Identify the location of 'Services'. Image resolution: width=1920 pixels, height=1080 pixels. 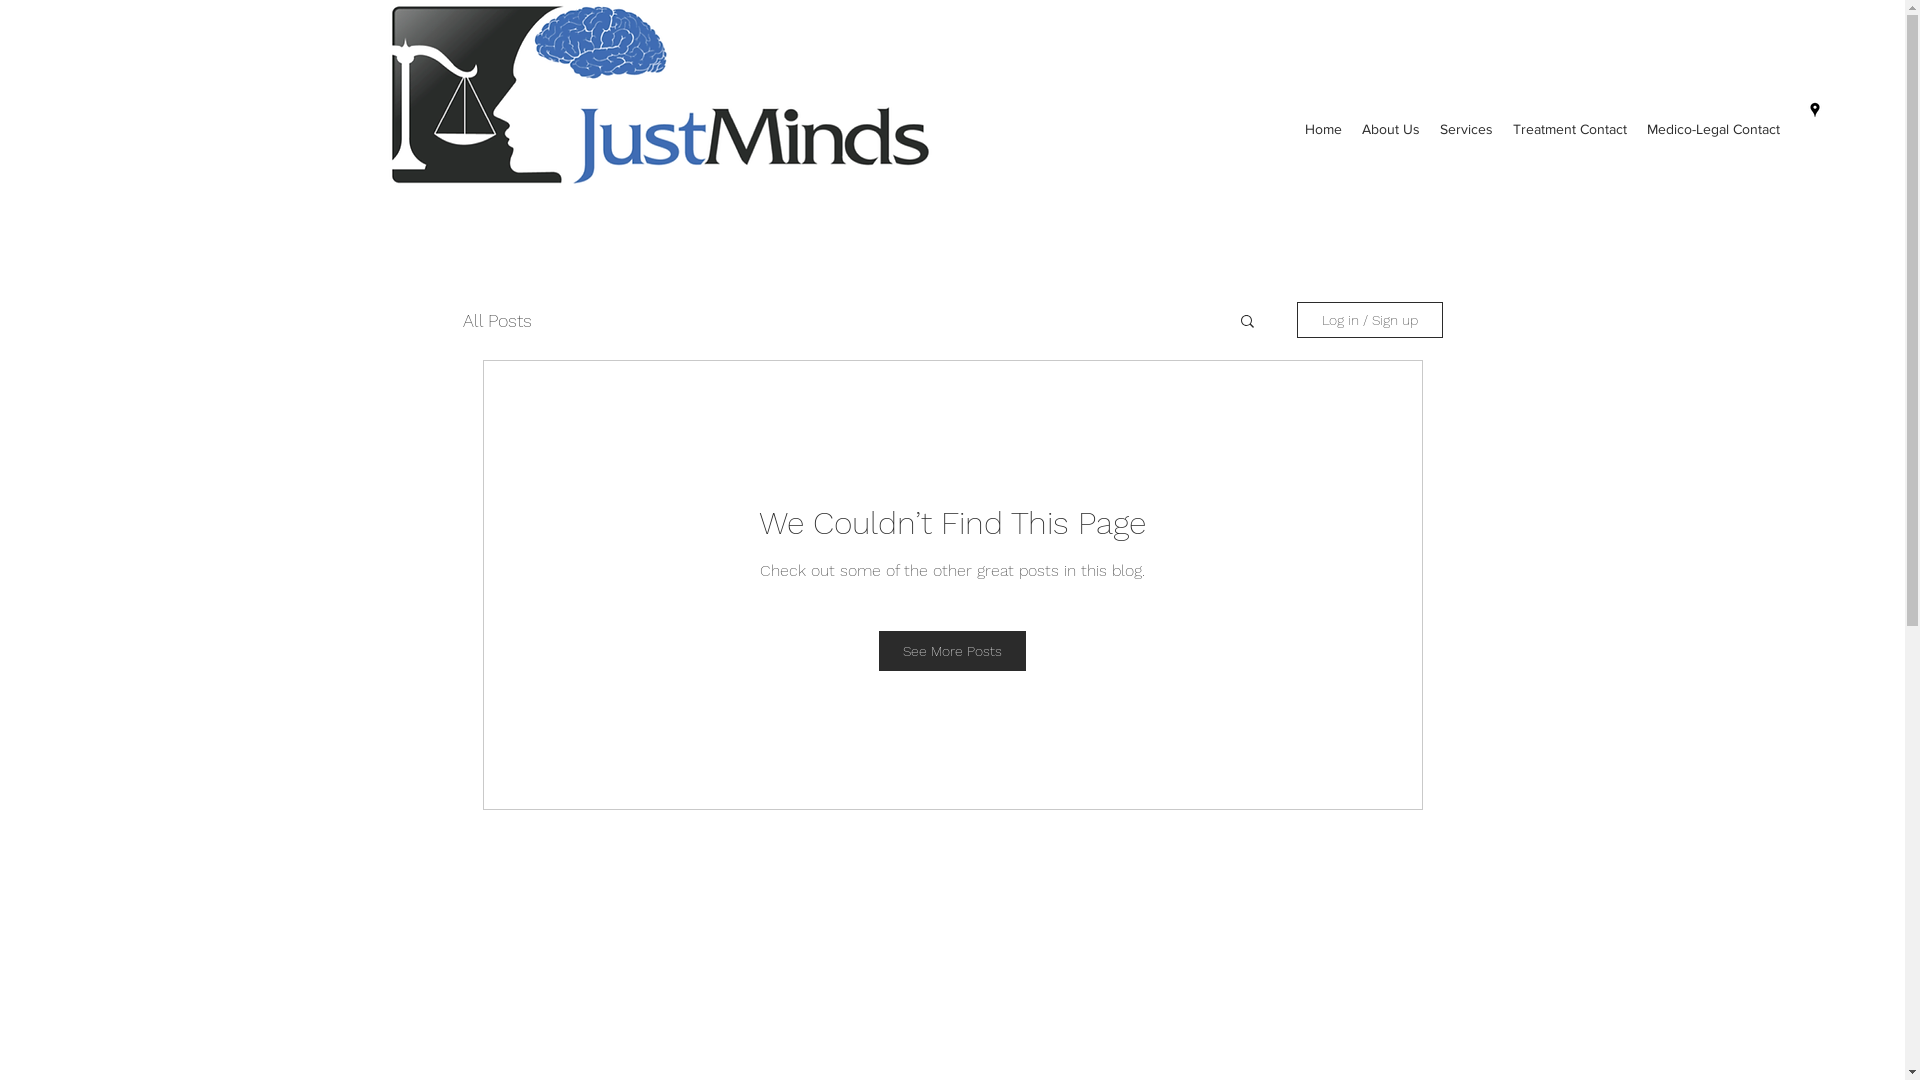
(1466, 129).